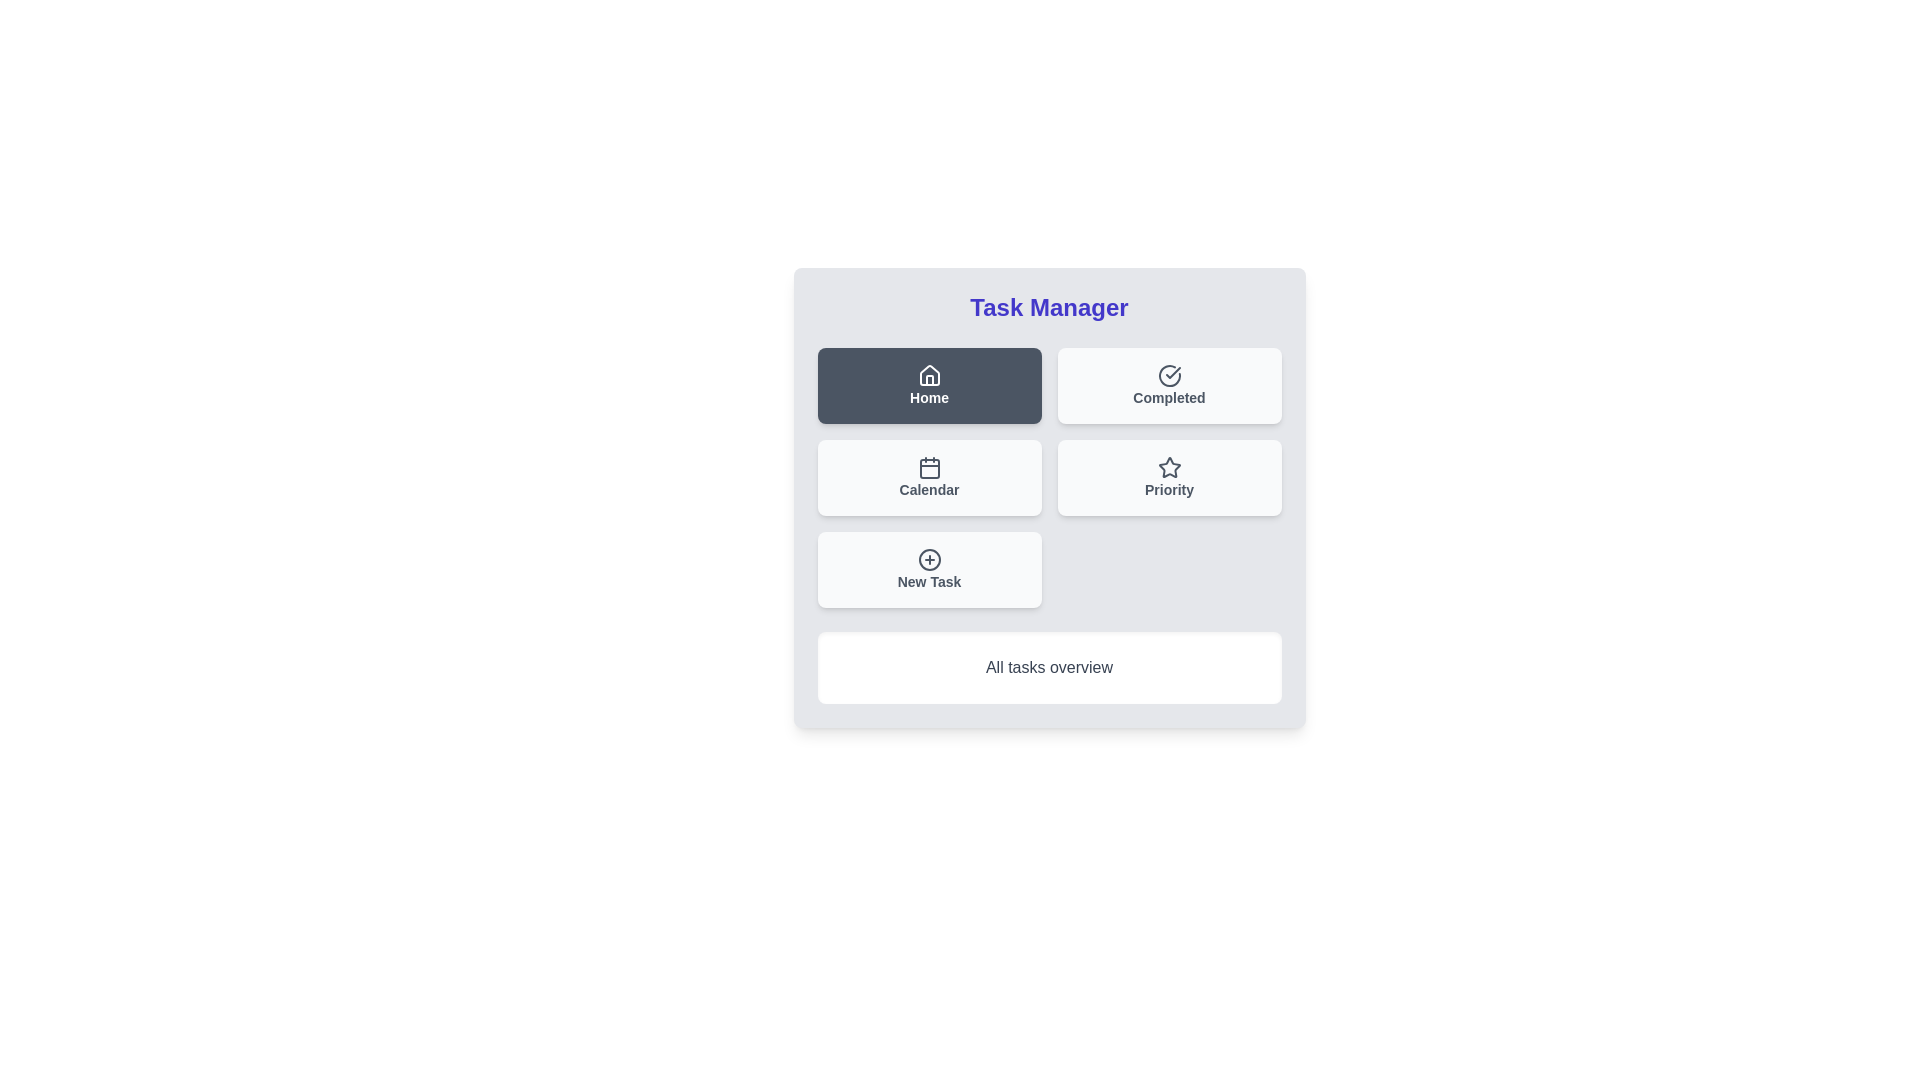 The image size is (1920, 1080). I want to click on the house-shaped icon within the dark gray 'Home' button in the task management interface, so click(928, 375).